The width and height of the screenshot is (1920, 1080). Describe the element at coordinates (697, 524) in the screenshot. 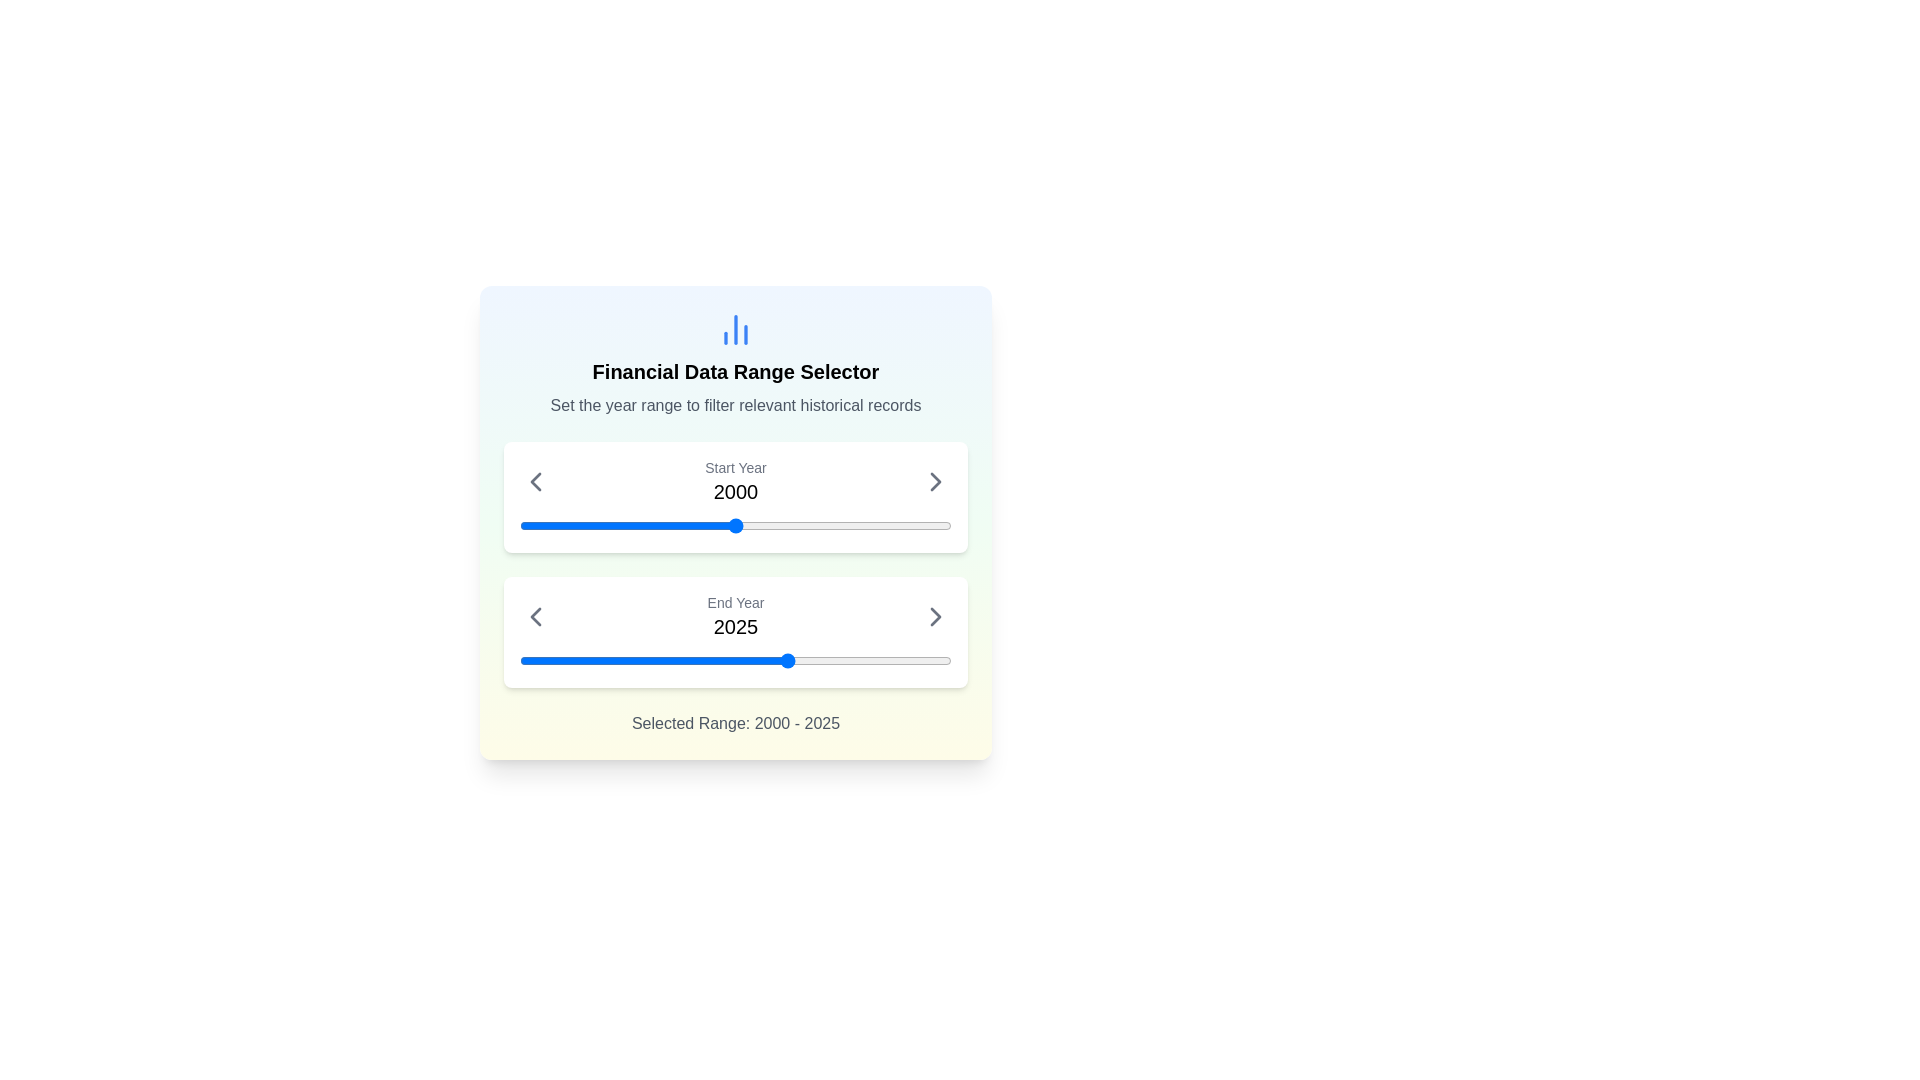

I see `the start year` at that location.